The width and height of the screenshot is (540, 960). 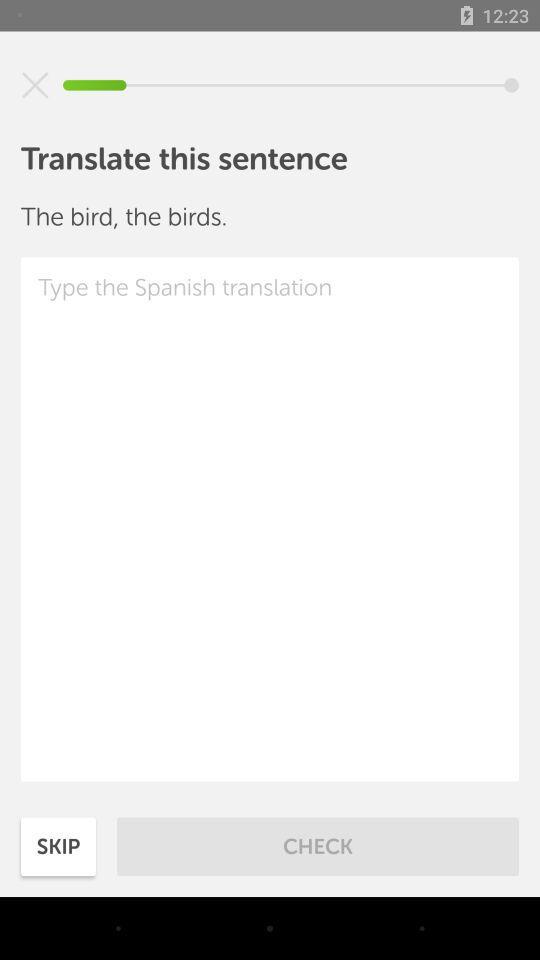 I want to click on item next to the check item, so click(x=58, y=845).